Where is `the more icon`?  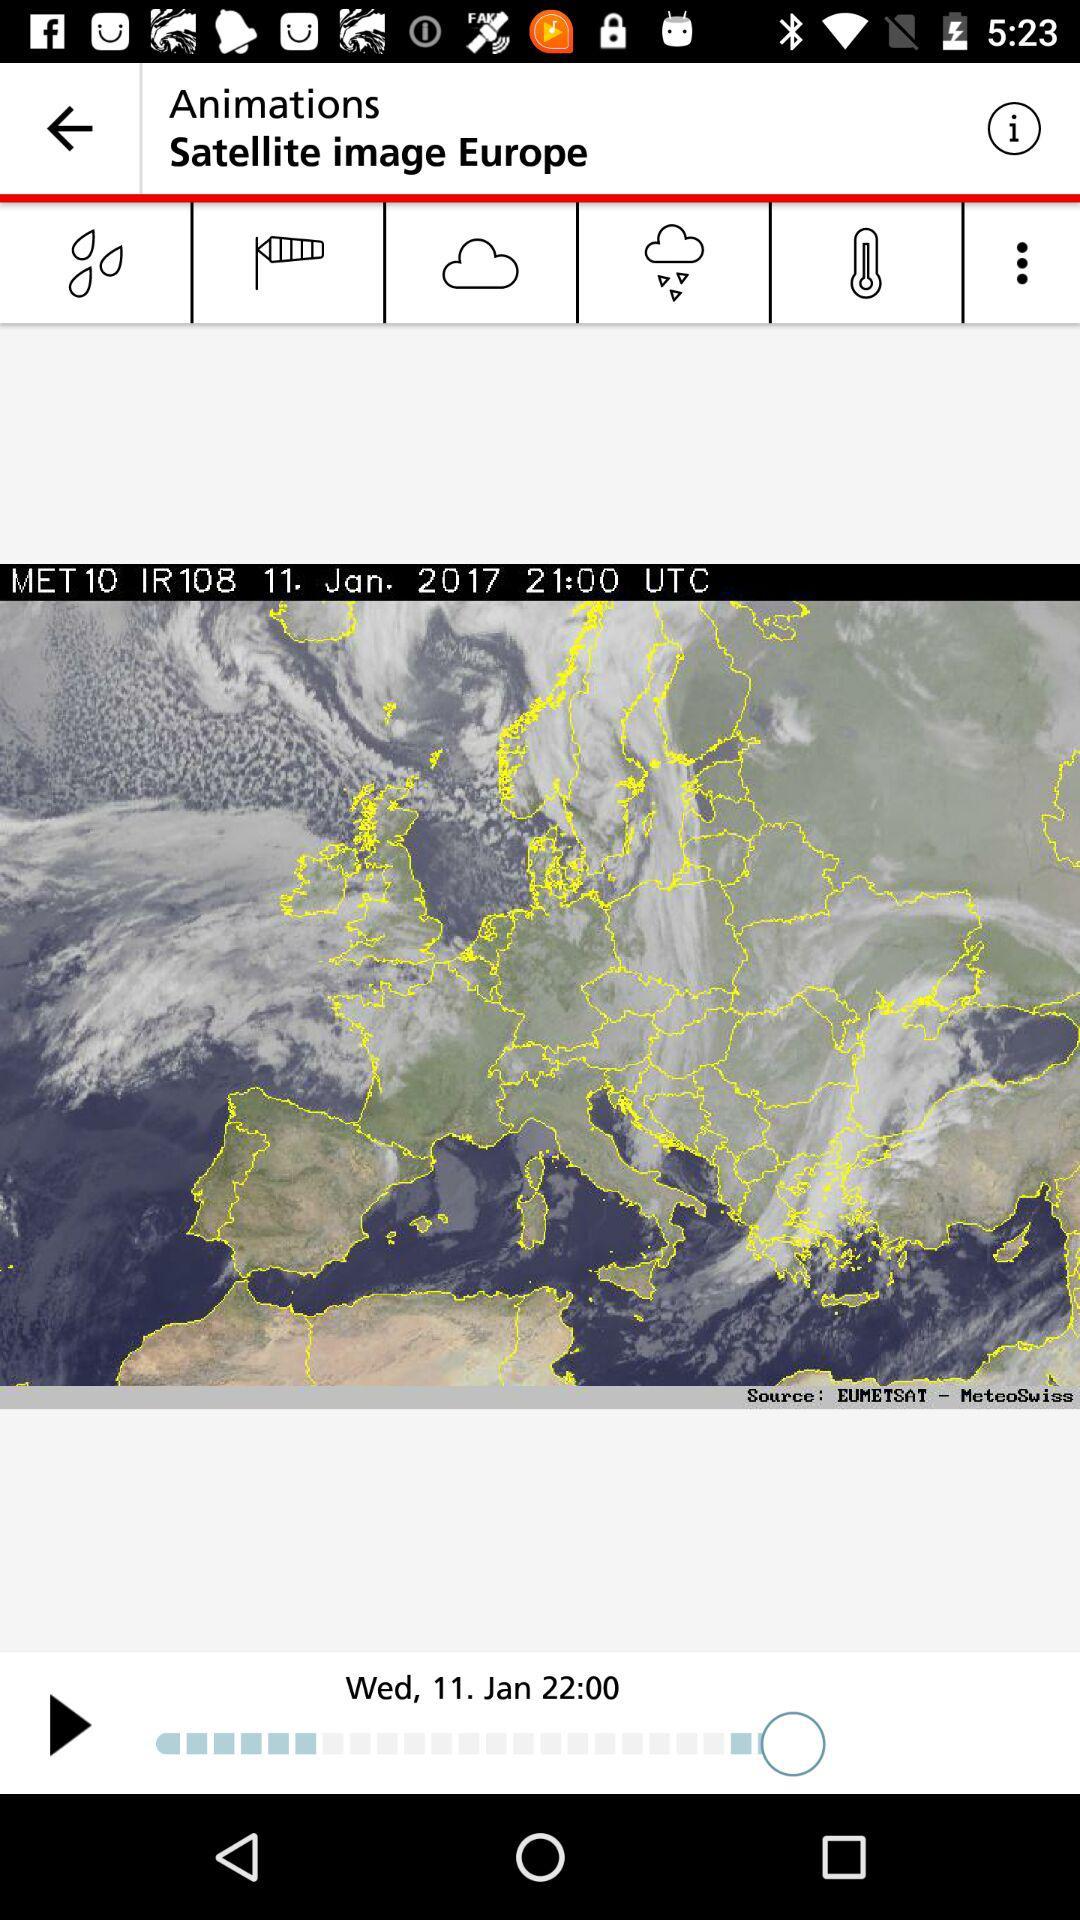
the more icon is located at coordinates (1022, 261).